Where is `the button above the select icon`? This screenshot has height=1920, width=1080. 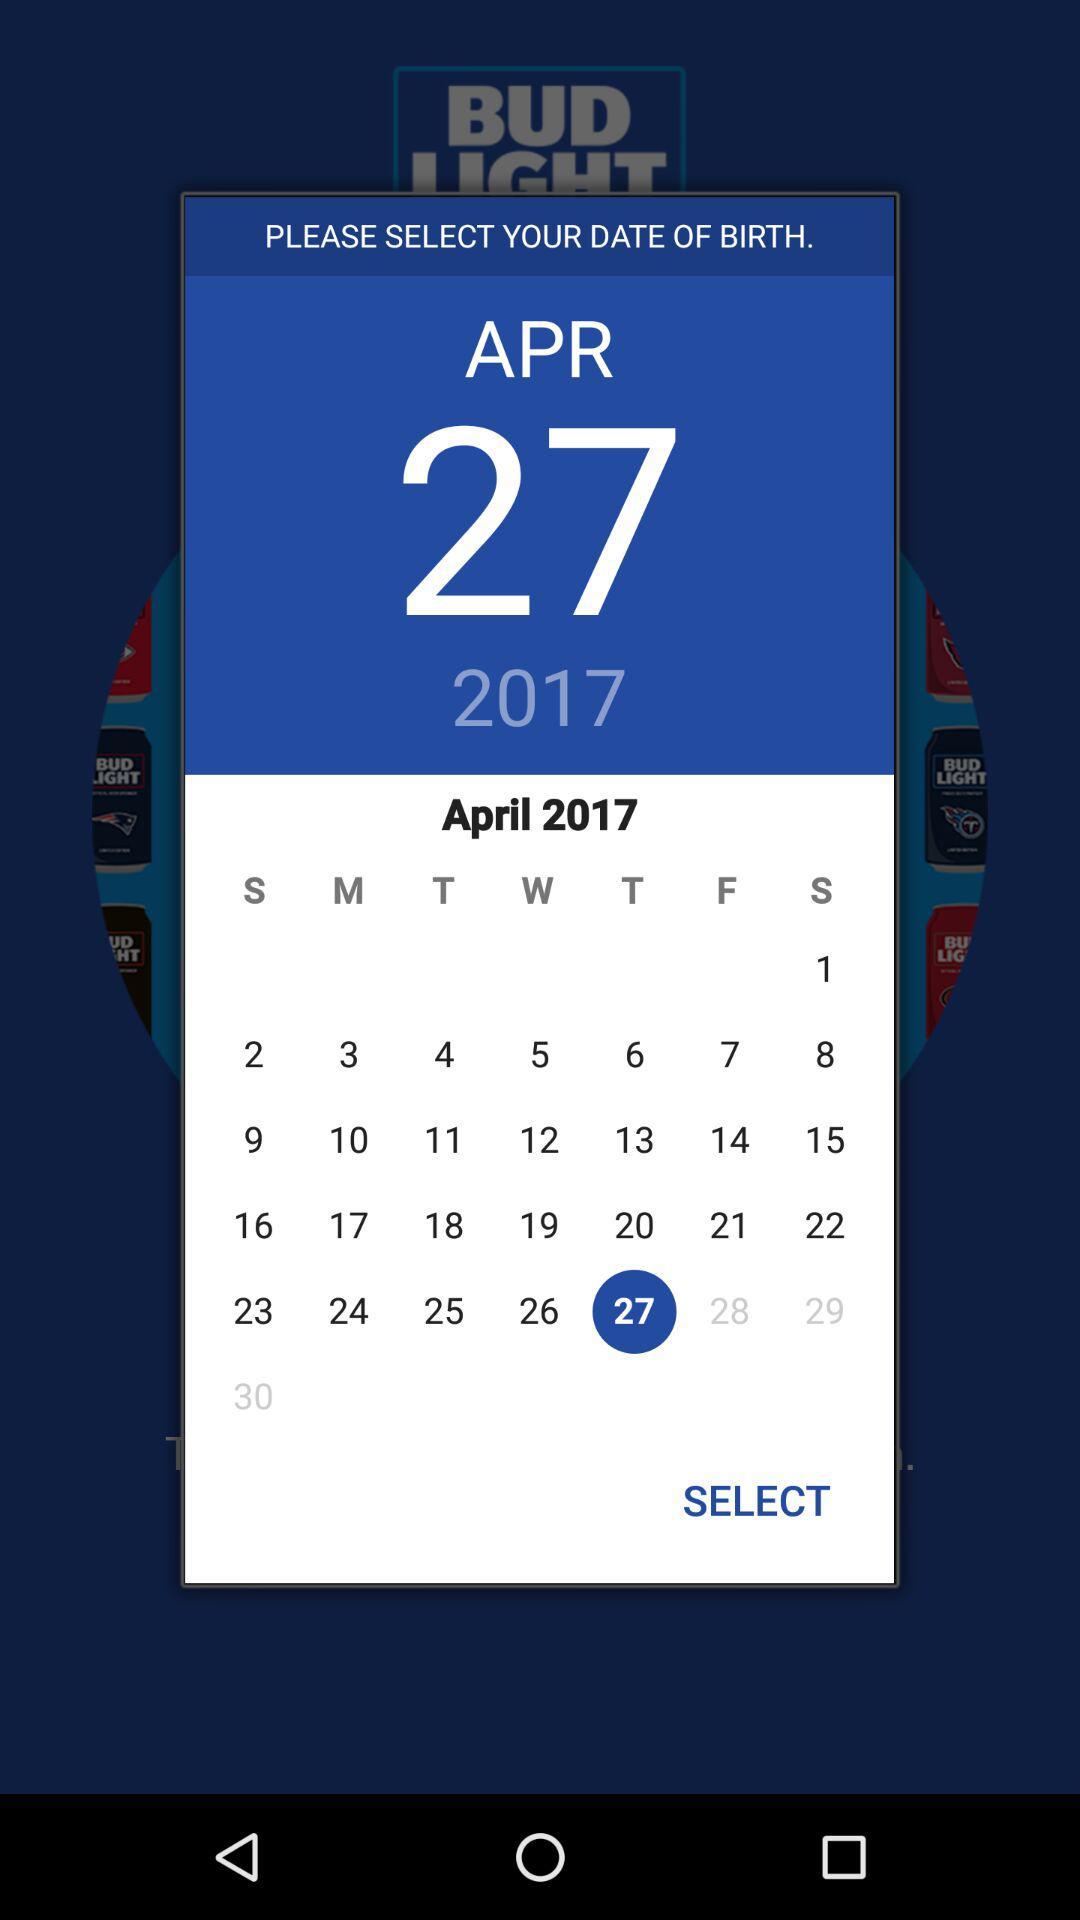
the button above the select icon is located at coordinates (538, 1104).